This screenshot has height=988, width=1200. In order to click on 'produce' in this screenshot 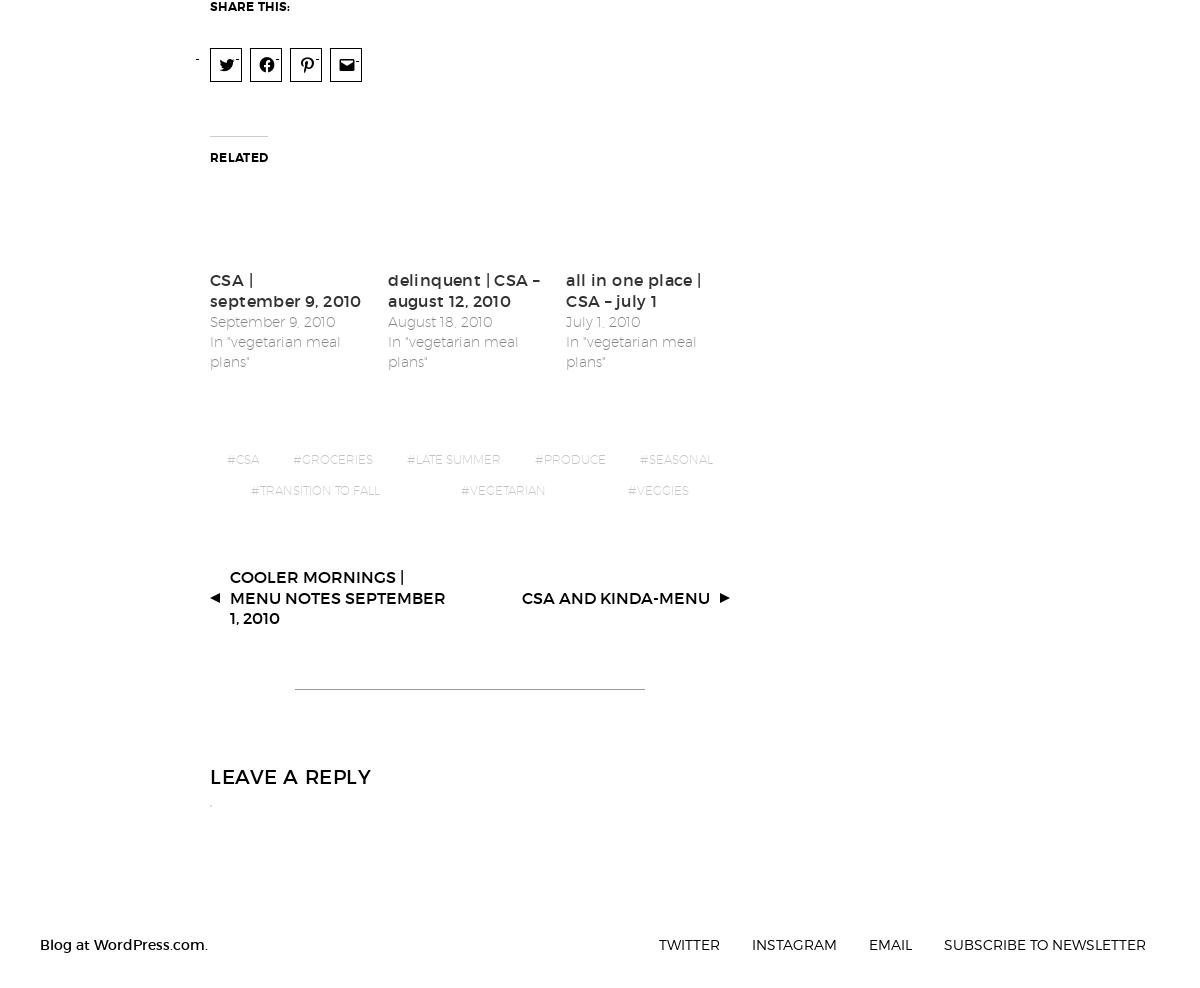, I will do `click(574, 444)`.